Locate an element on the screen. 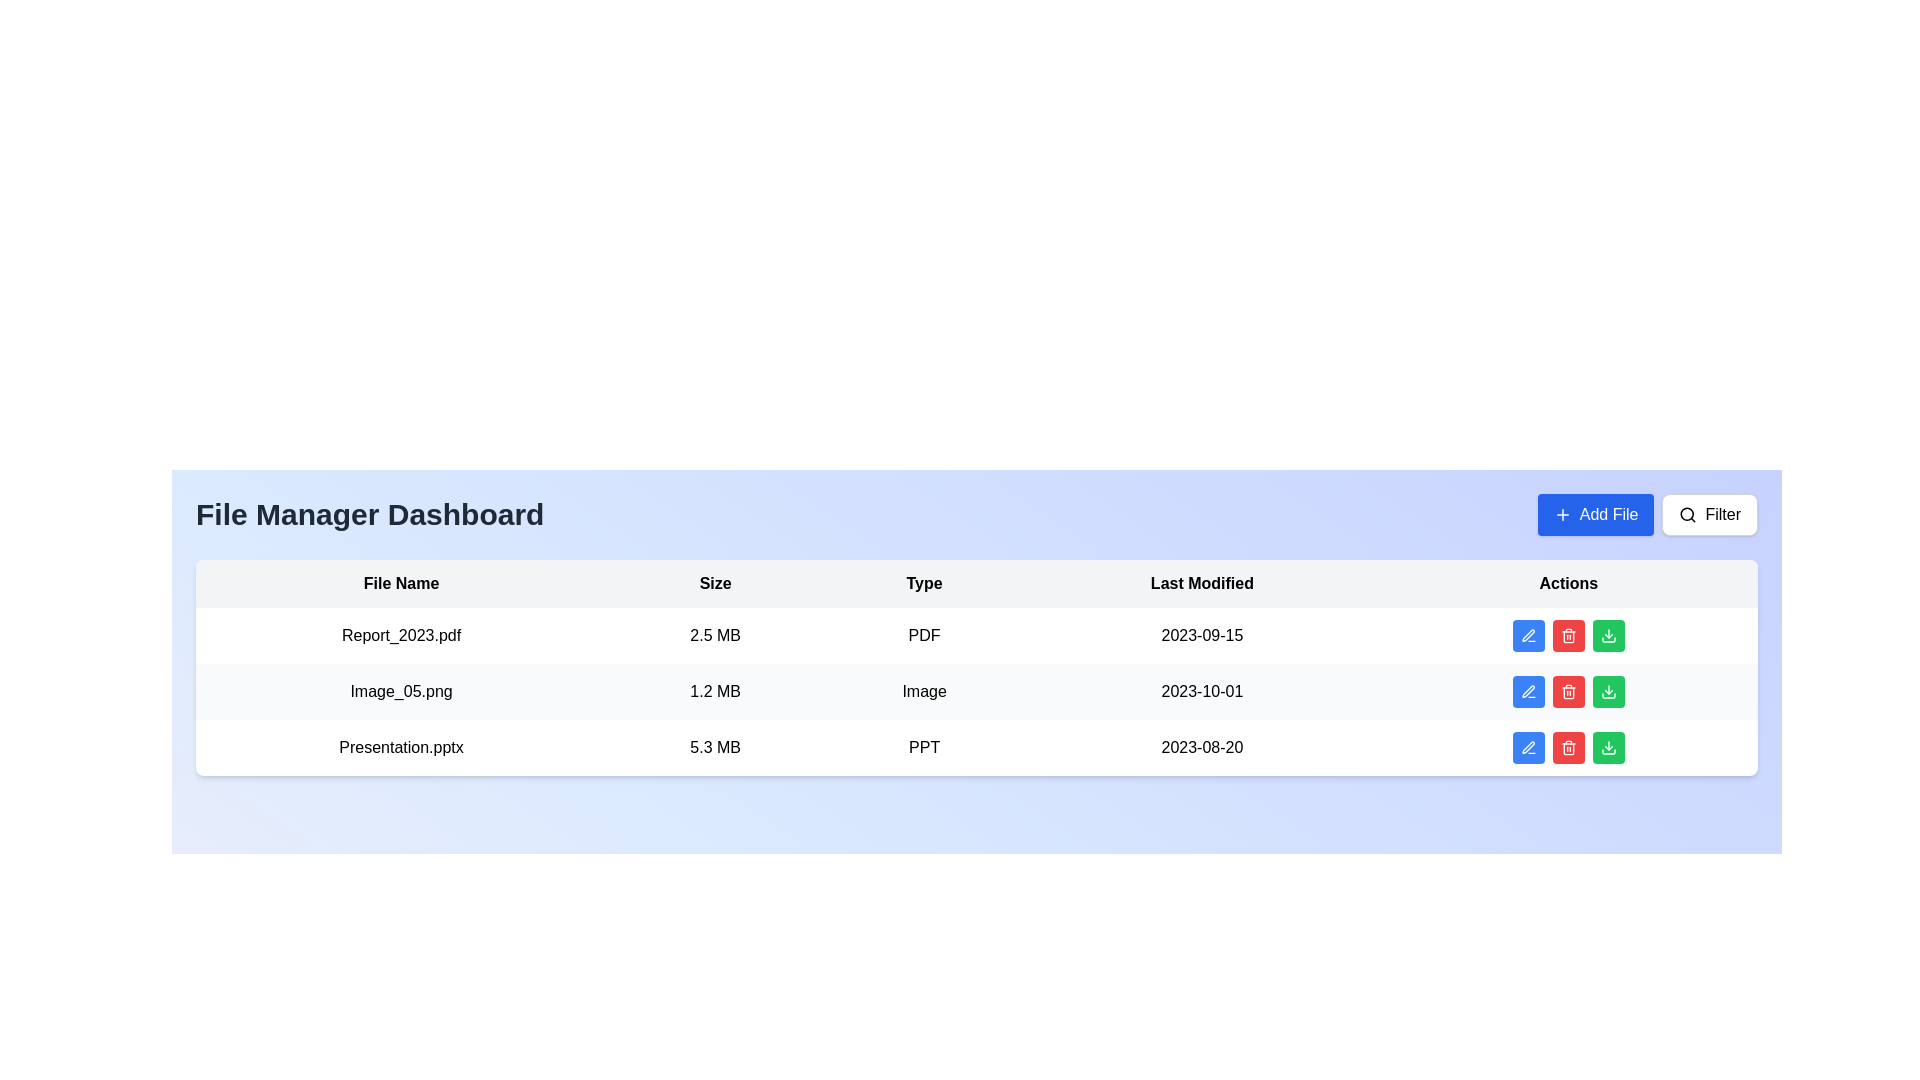  the SVG icon of a plus sign located within the blue 'Add File' button to invoke the functionality of adding a file is located at coordinates (1561, 514).